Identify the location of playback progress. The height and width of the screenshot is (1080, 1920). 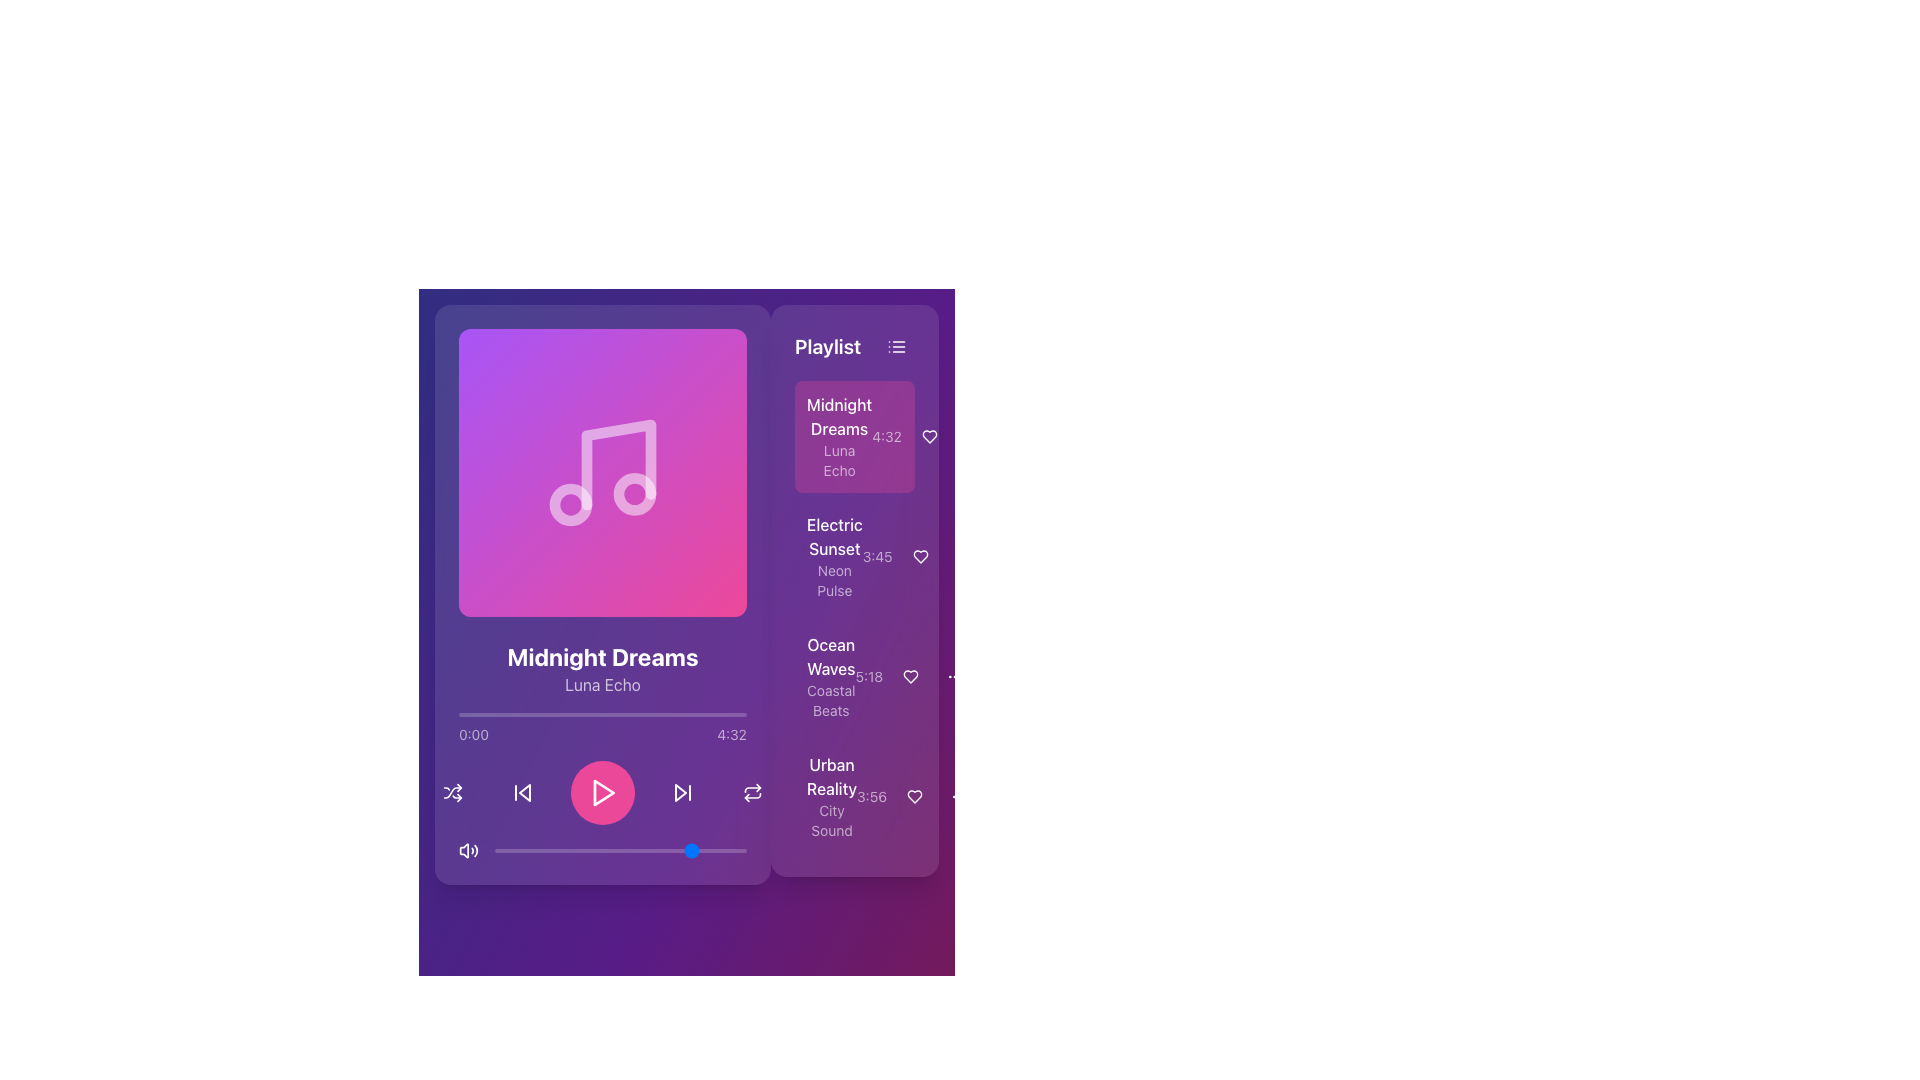
(617, 851).